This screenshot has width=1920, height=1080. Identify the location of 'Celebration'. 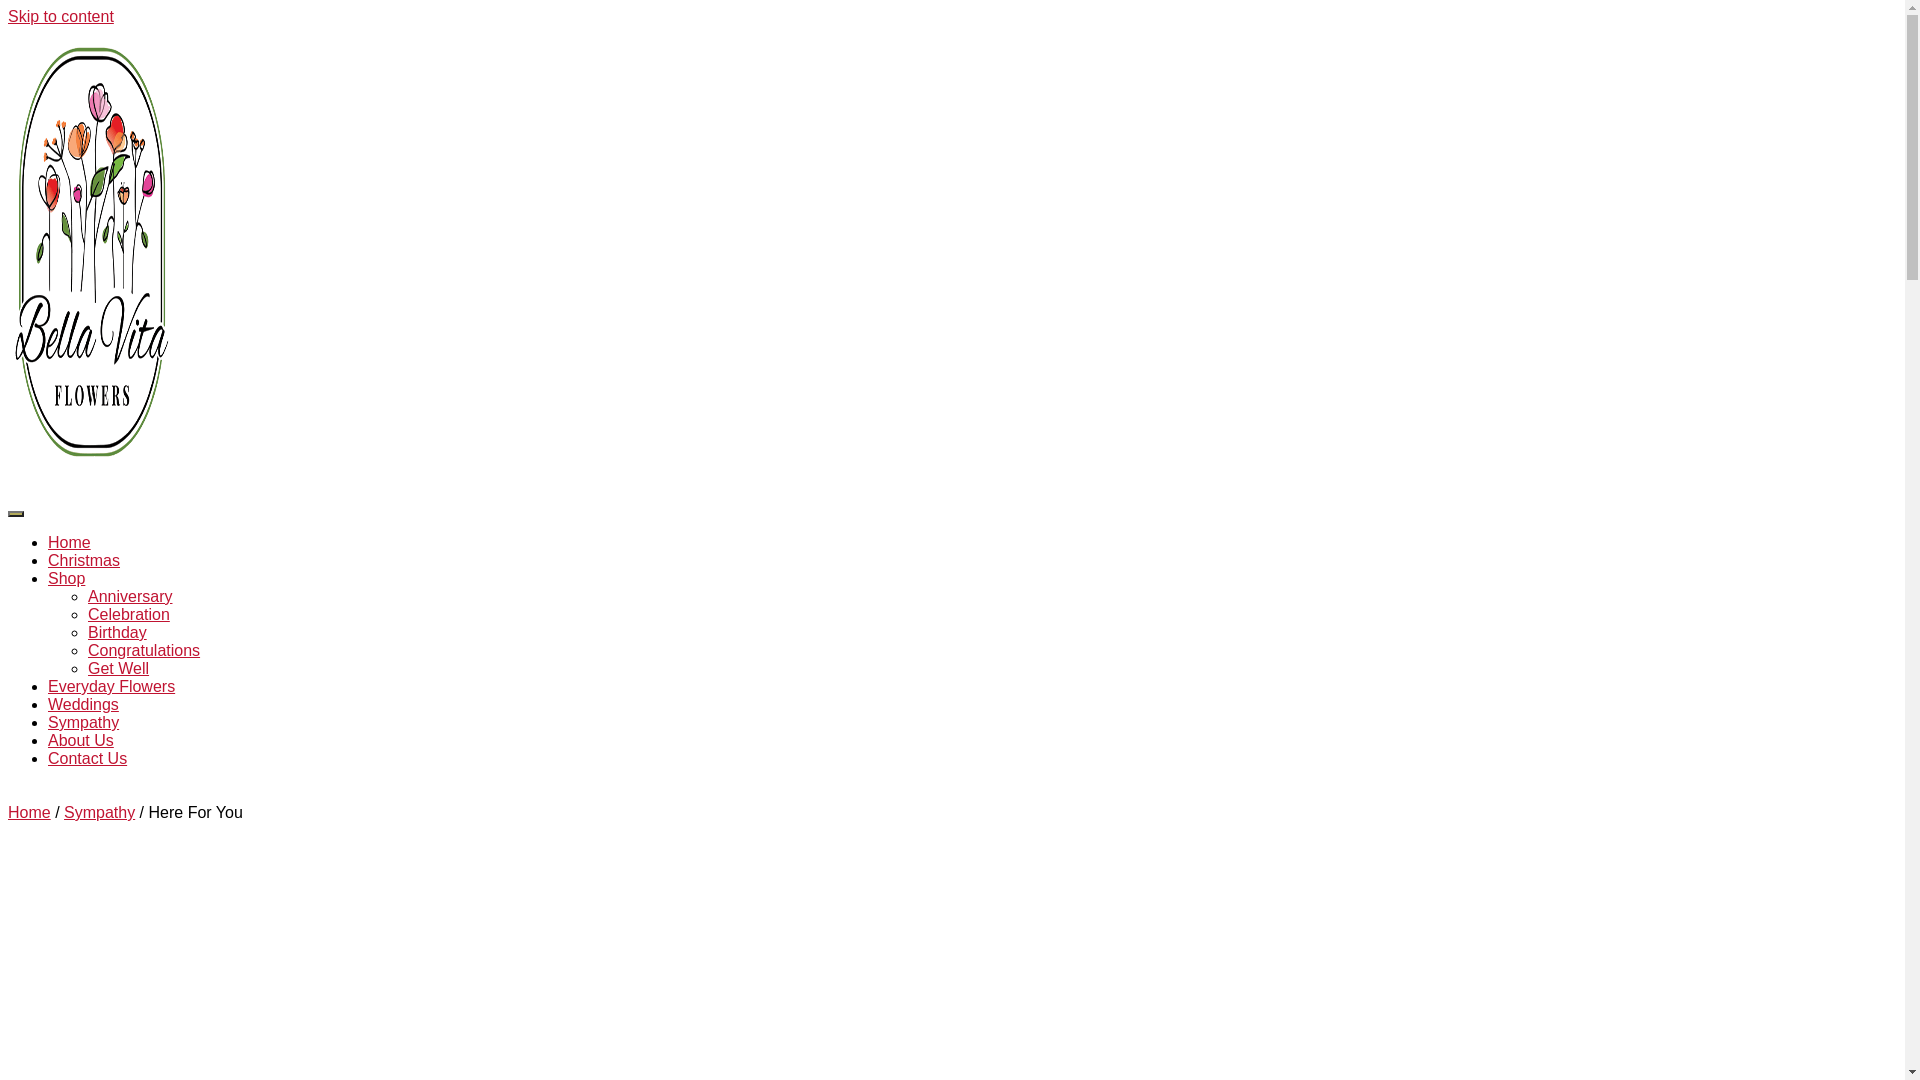
(86, 613).